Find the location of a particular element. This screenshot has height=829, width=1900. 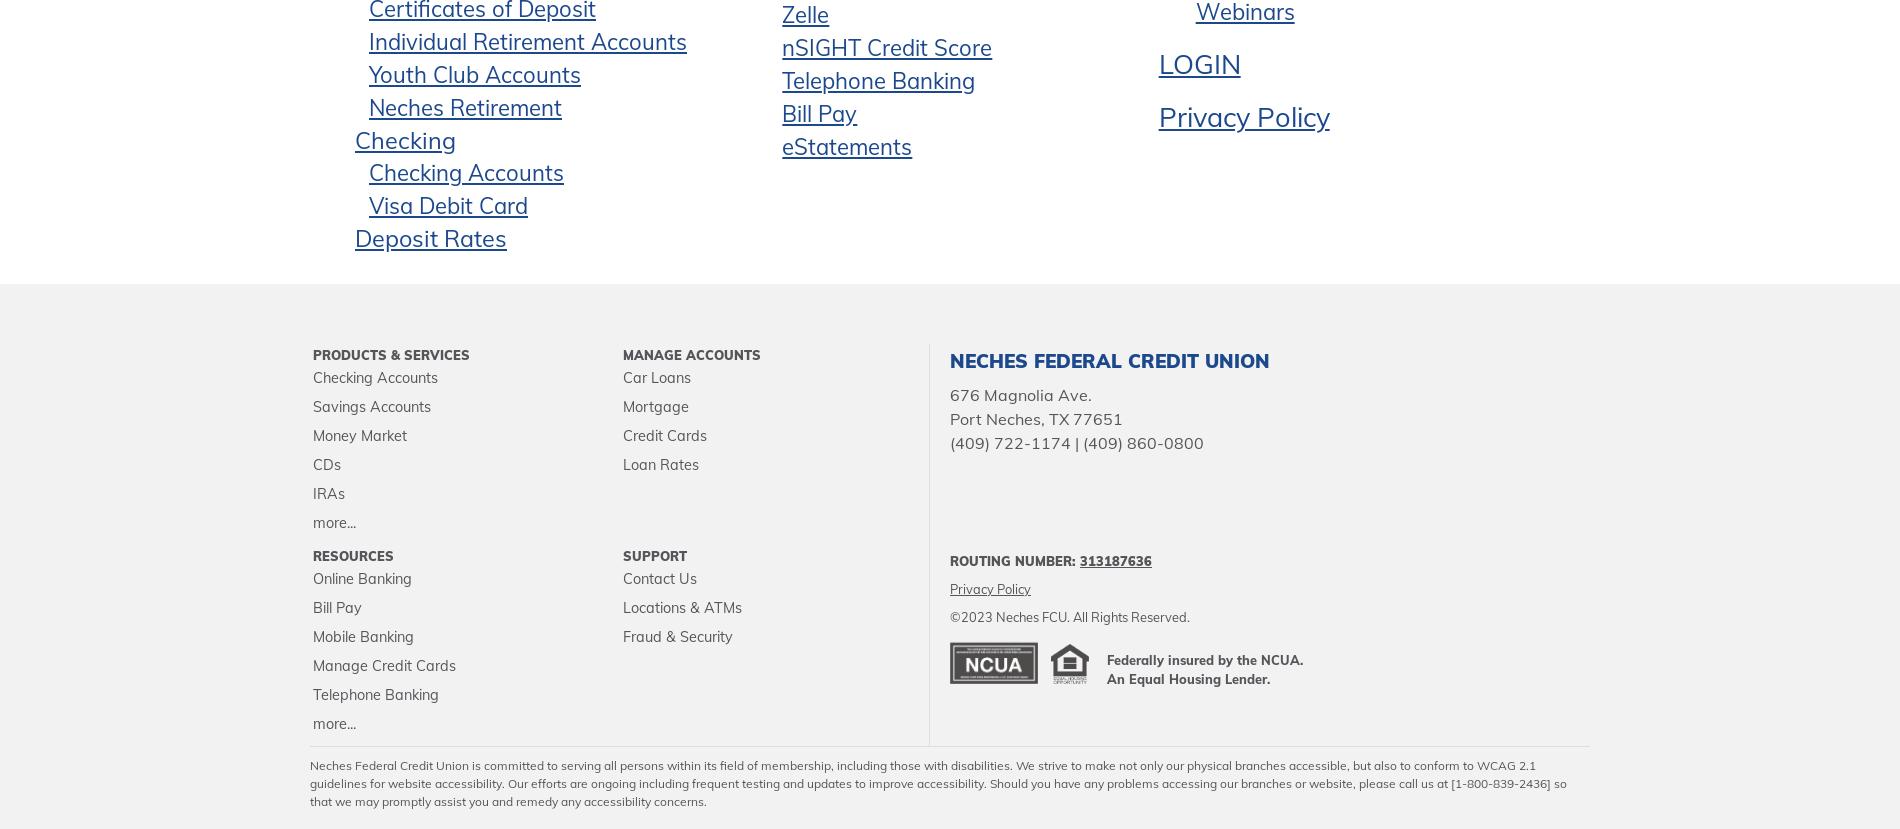

'Credit Cards' is located at coordinates (664, 434).